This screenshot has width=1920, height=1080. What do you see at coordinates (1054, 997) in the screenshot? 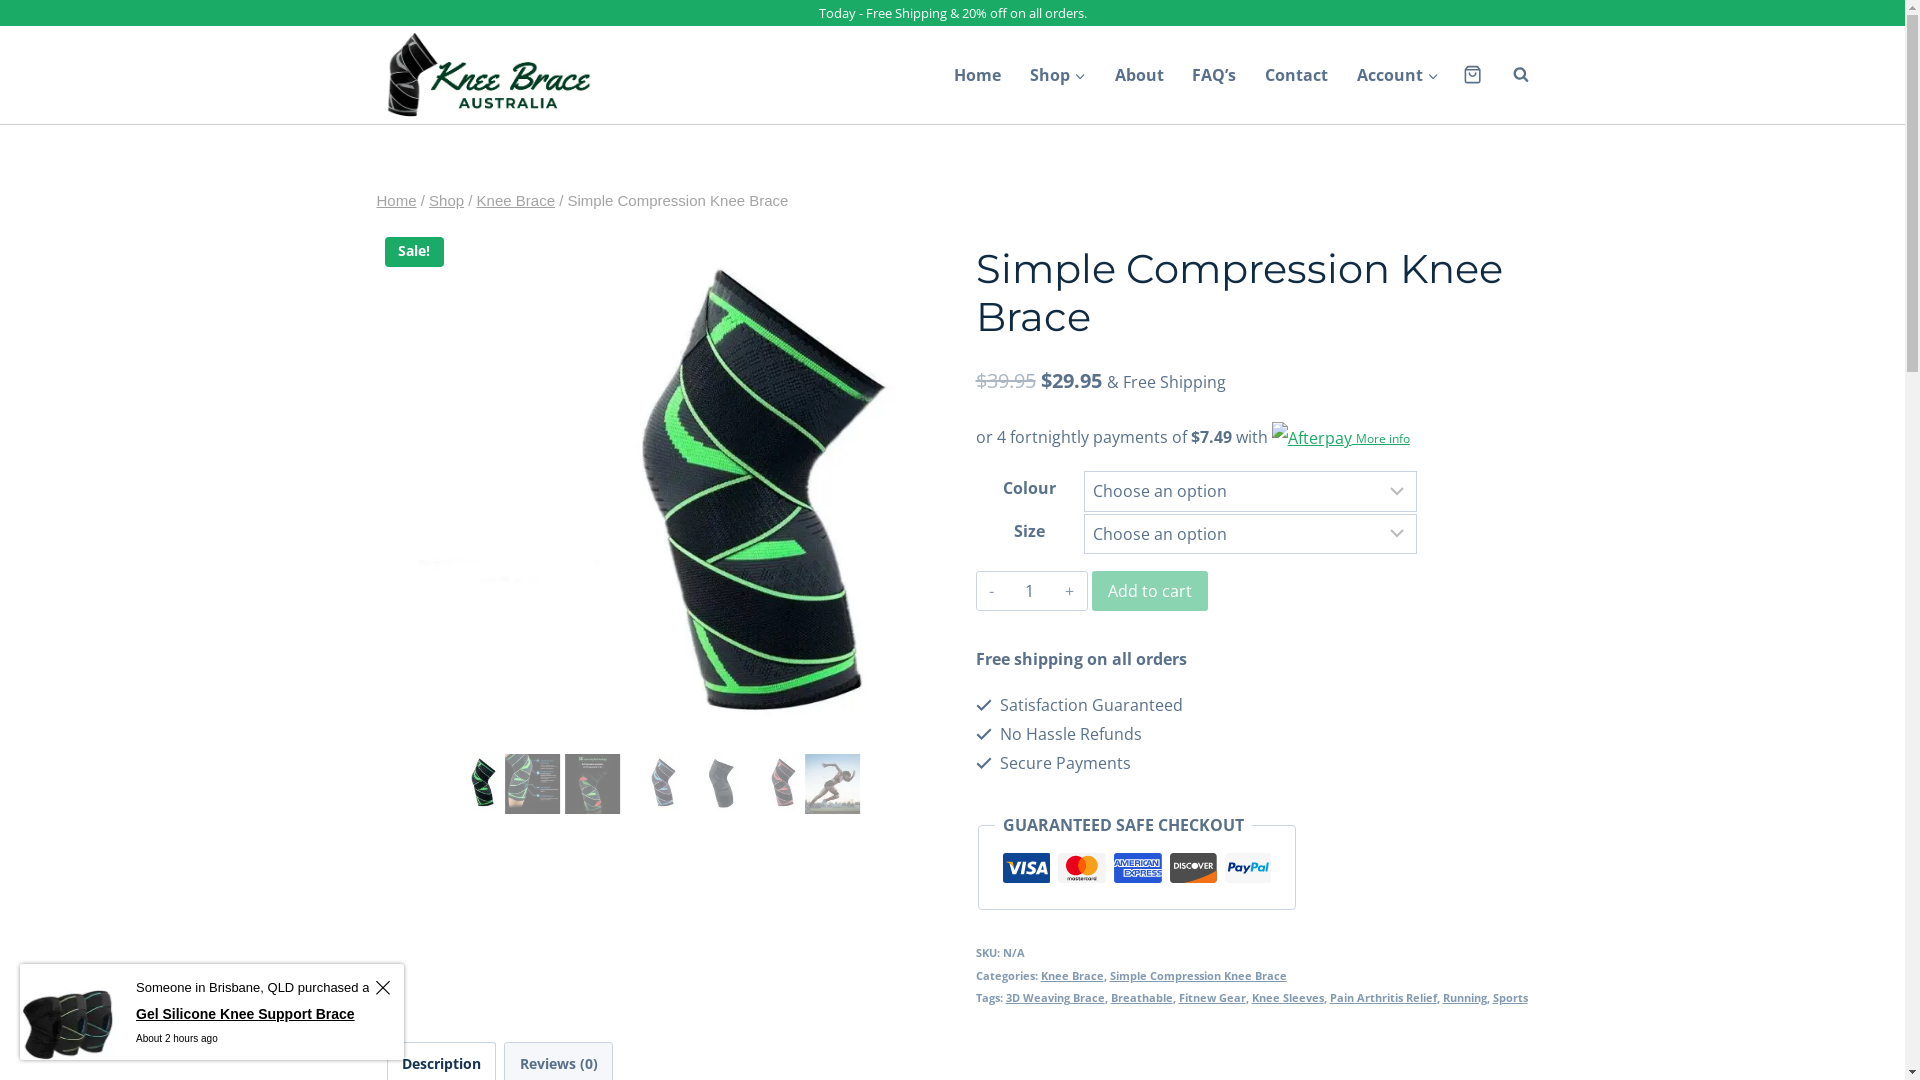
I see `'3D Weaving Brace'` at bounding box center [1054, 997].